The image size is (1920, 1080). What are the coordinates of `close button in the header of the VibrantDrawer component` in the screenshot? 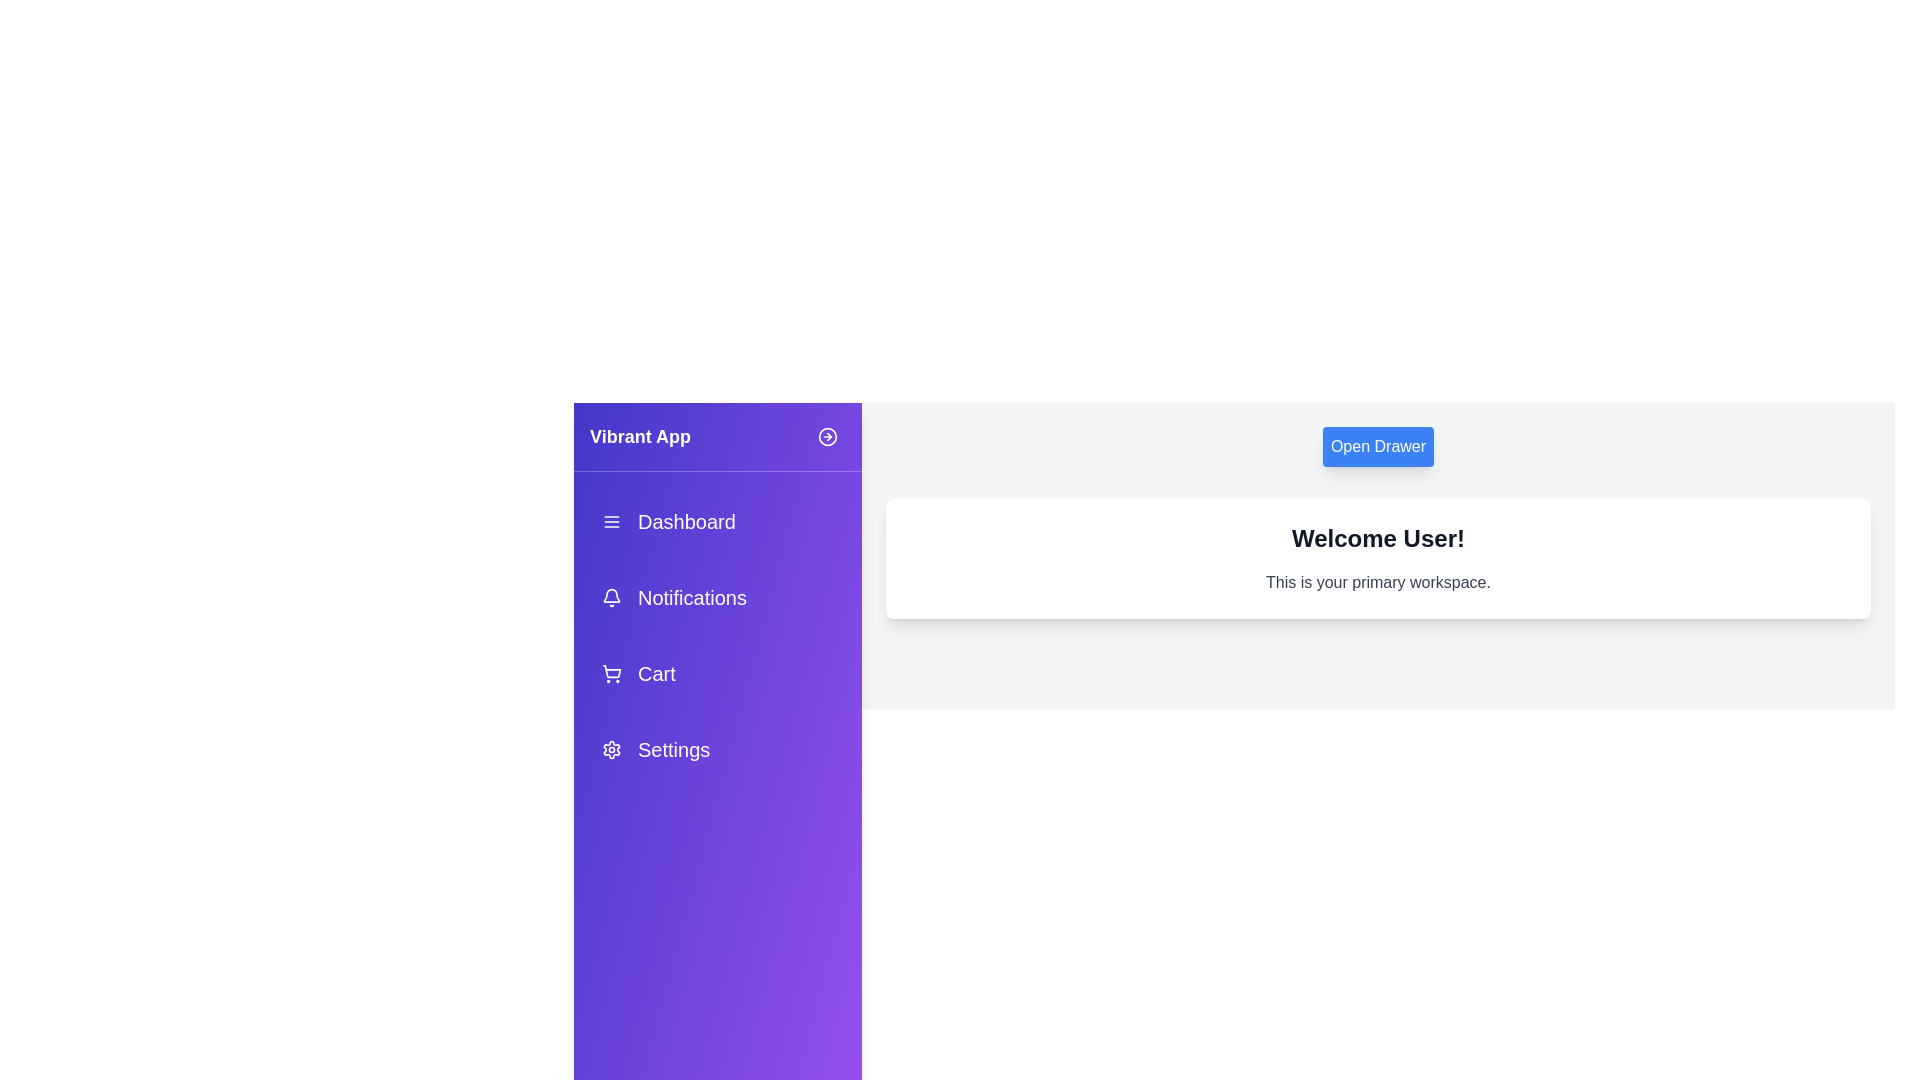 It's located at (828, 435).